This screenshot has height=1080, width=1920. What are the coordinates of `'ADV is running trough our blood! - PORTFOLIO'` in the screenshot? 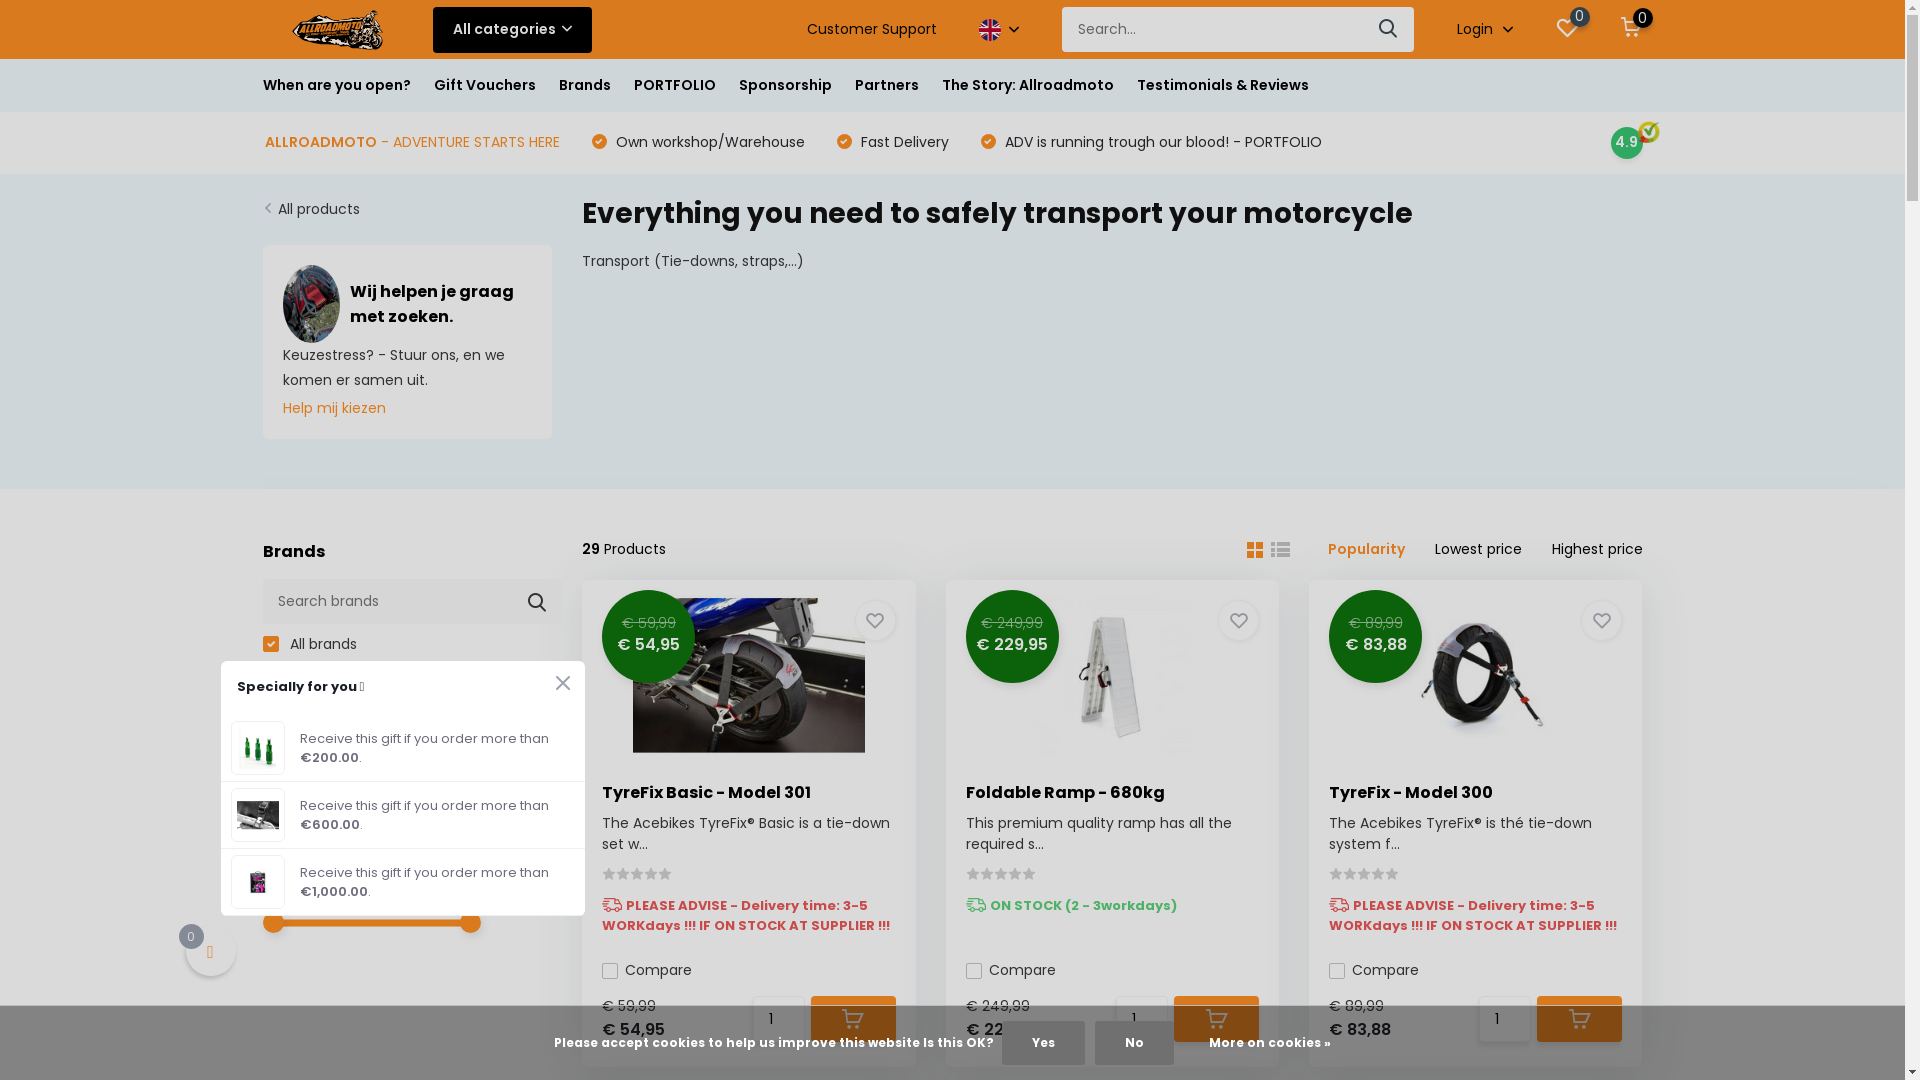 It's located at (1160, 141).